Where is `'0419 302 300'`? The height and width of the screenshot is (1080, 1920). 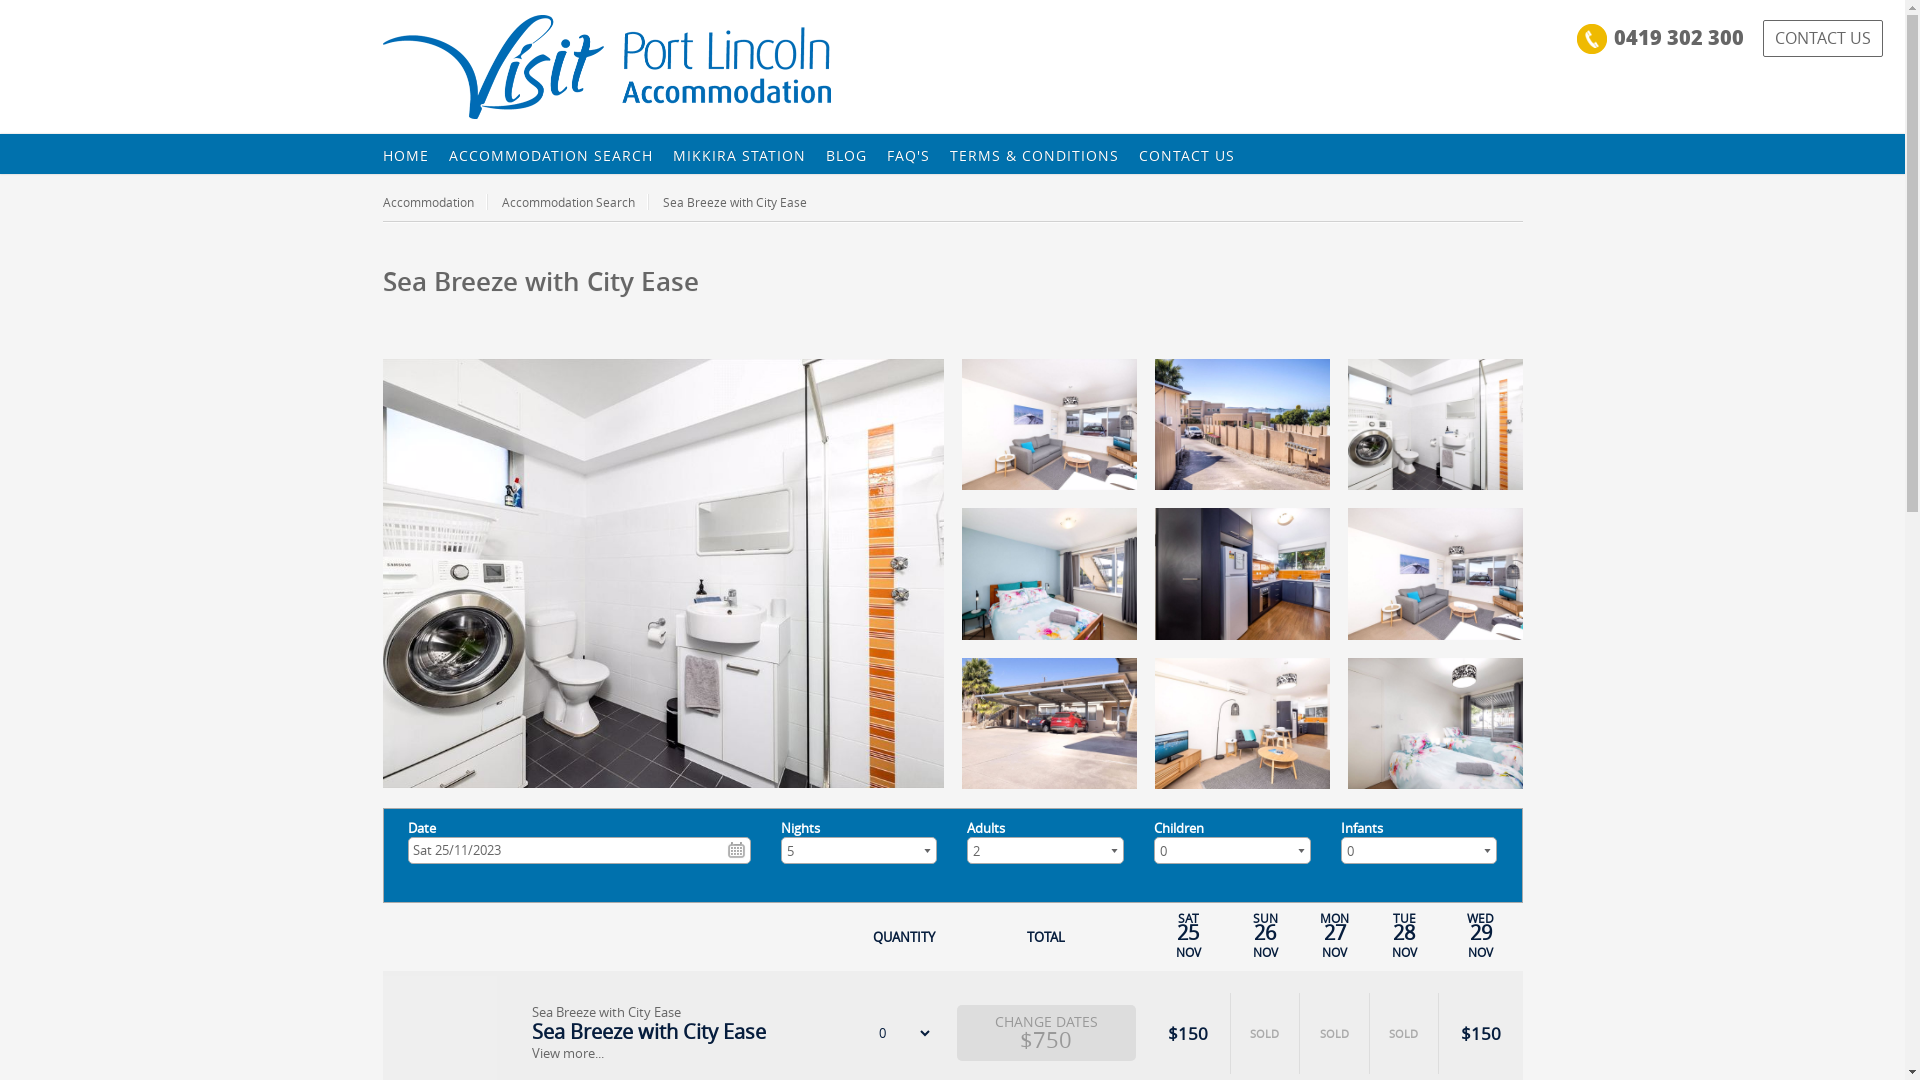 '0419 302 300' is located at coordinates (1613, 37).